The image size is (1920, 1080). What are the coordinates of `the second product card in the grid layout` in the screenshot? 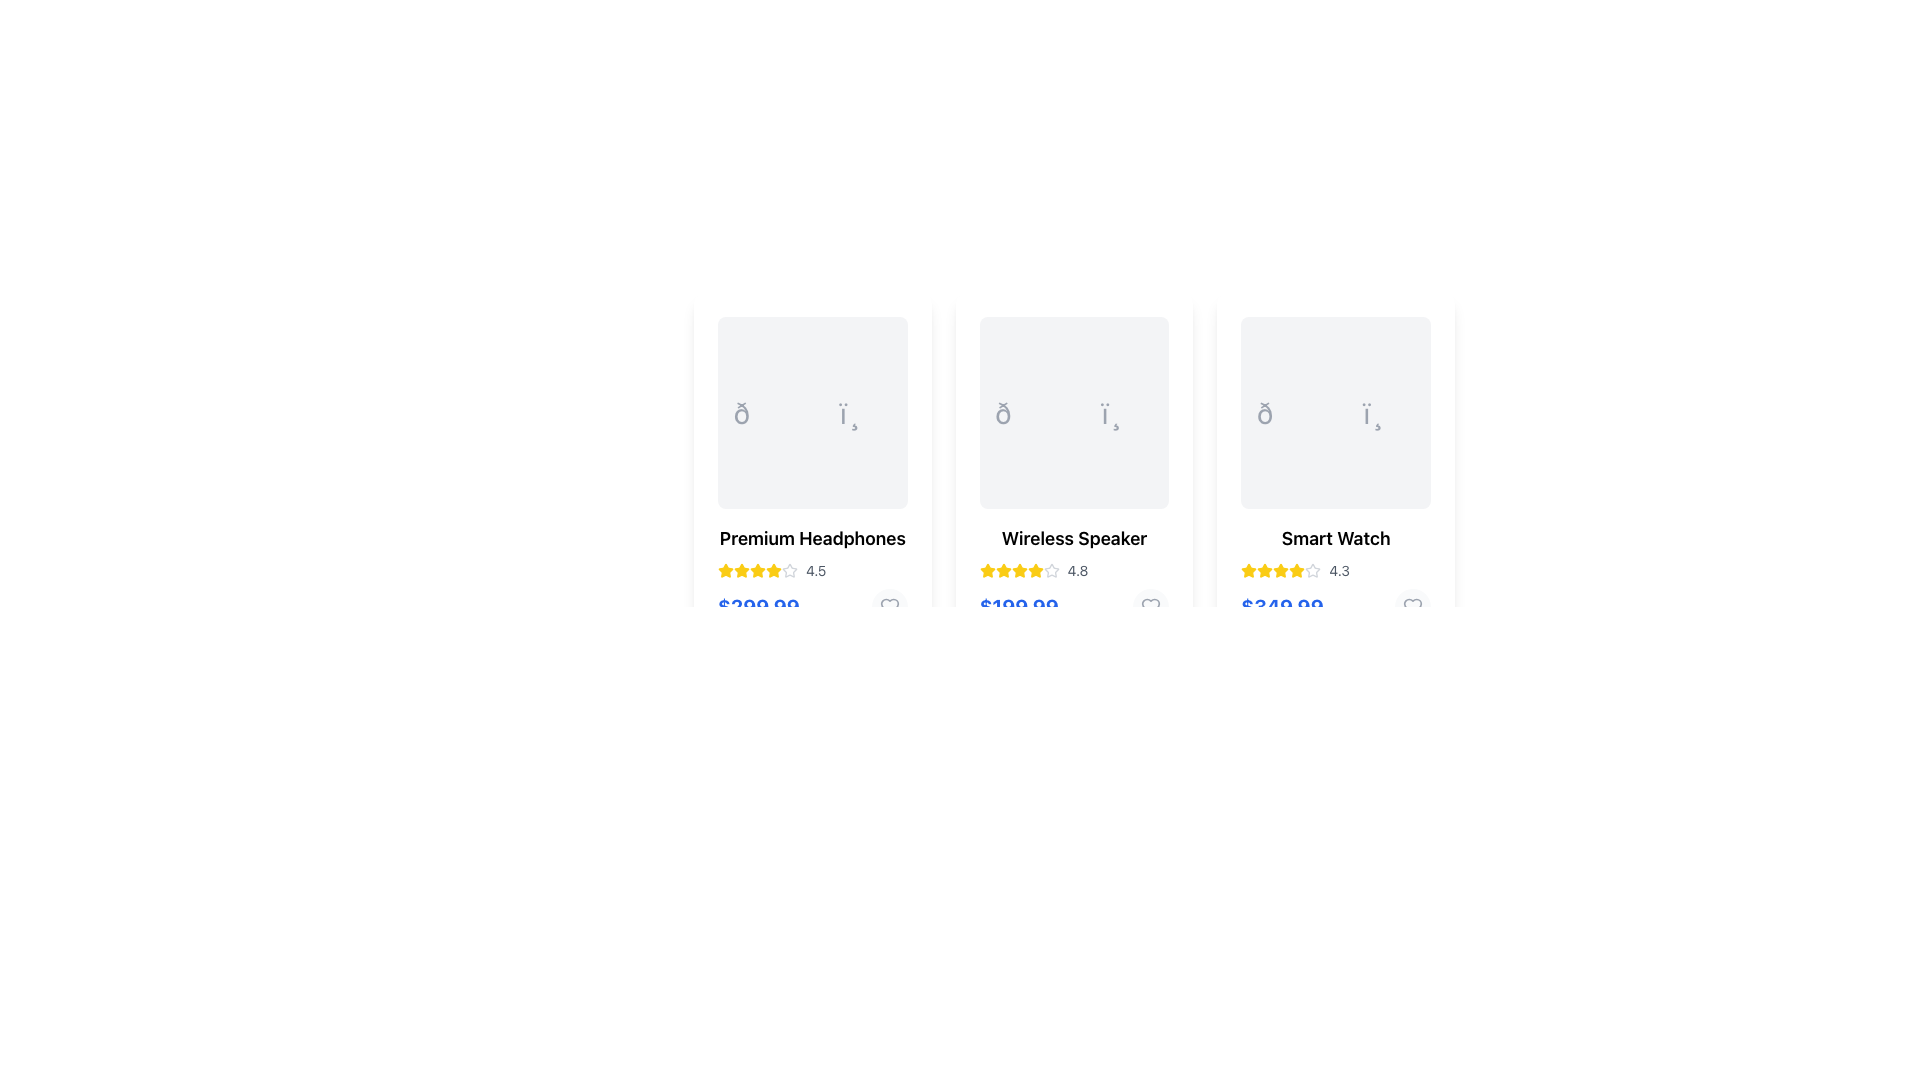 It's located at (1073, 424).